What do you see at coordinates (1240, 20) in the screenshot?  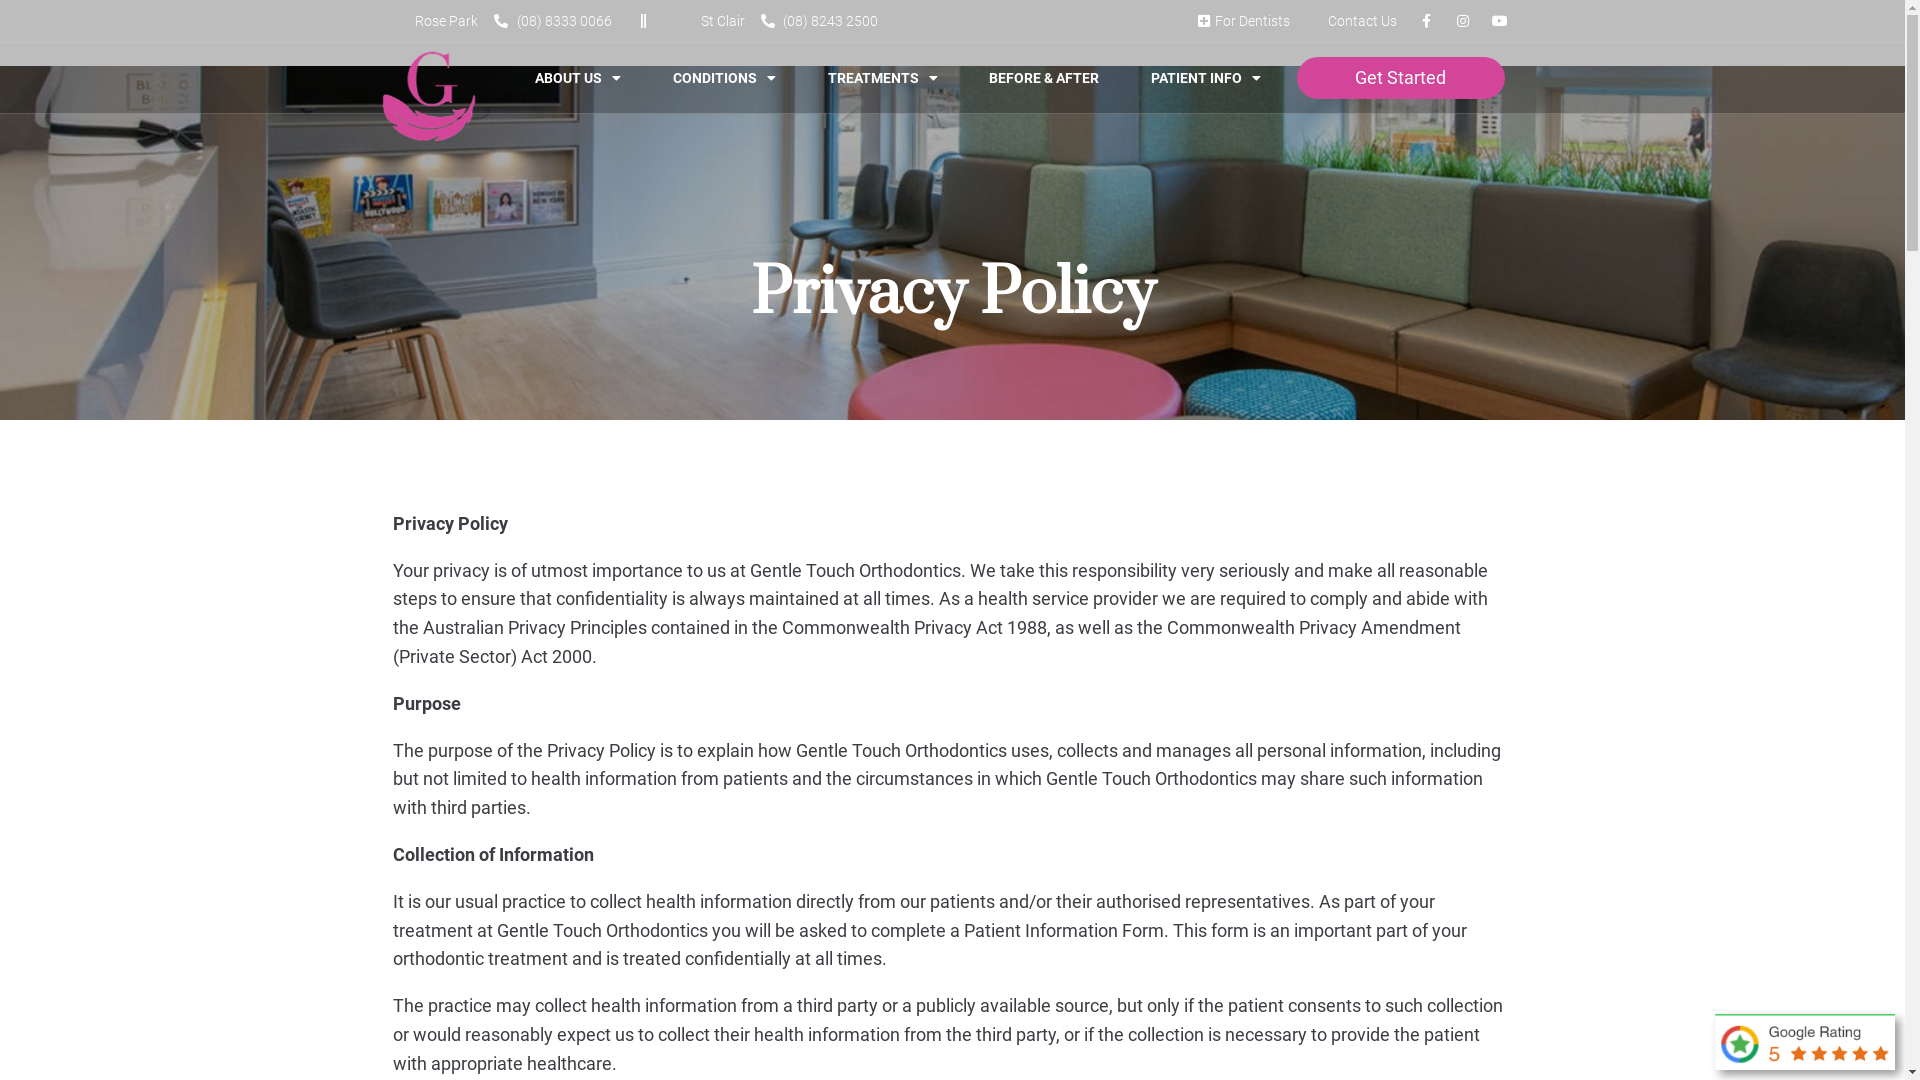 I see `'For Dentists'` at bounding box center [1240, 20].